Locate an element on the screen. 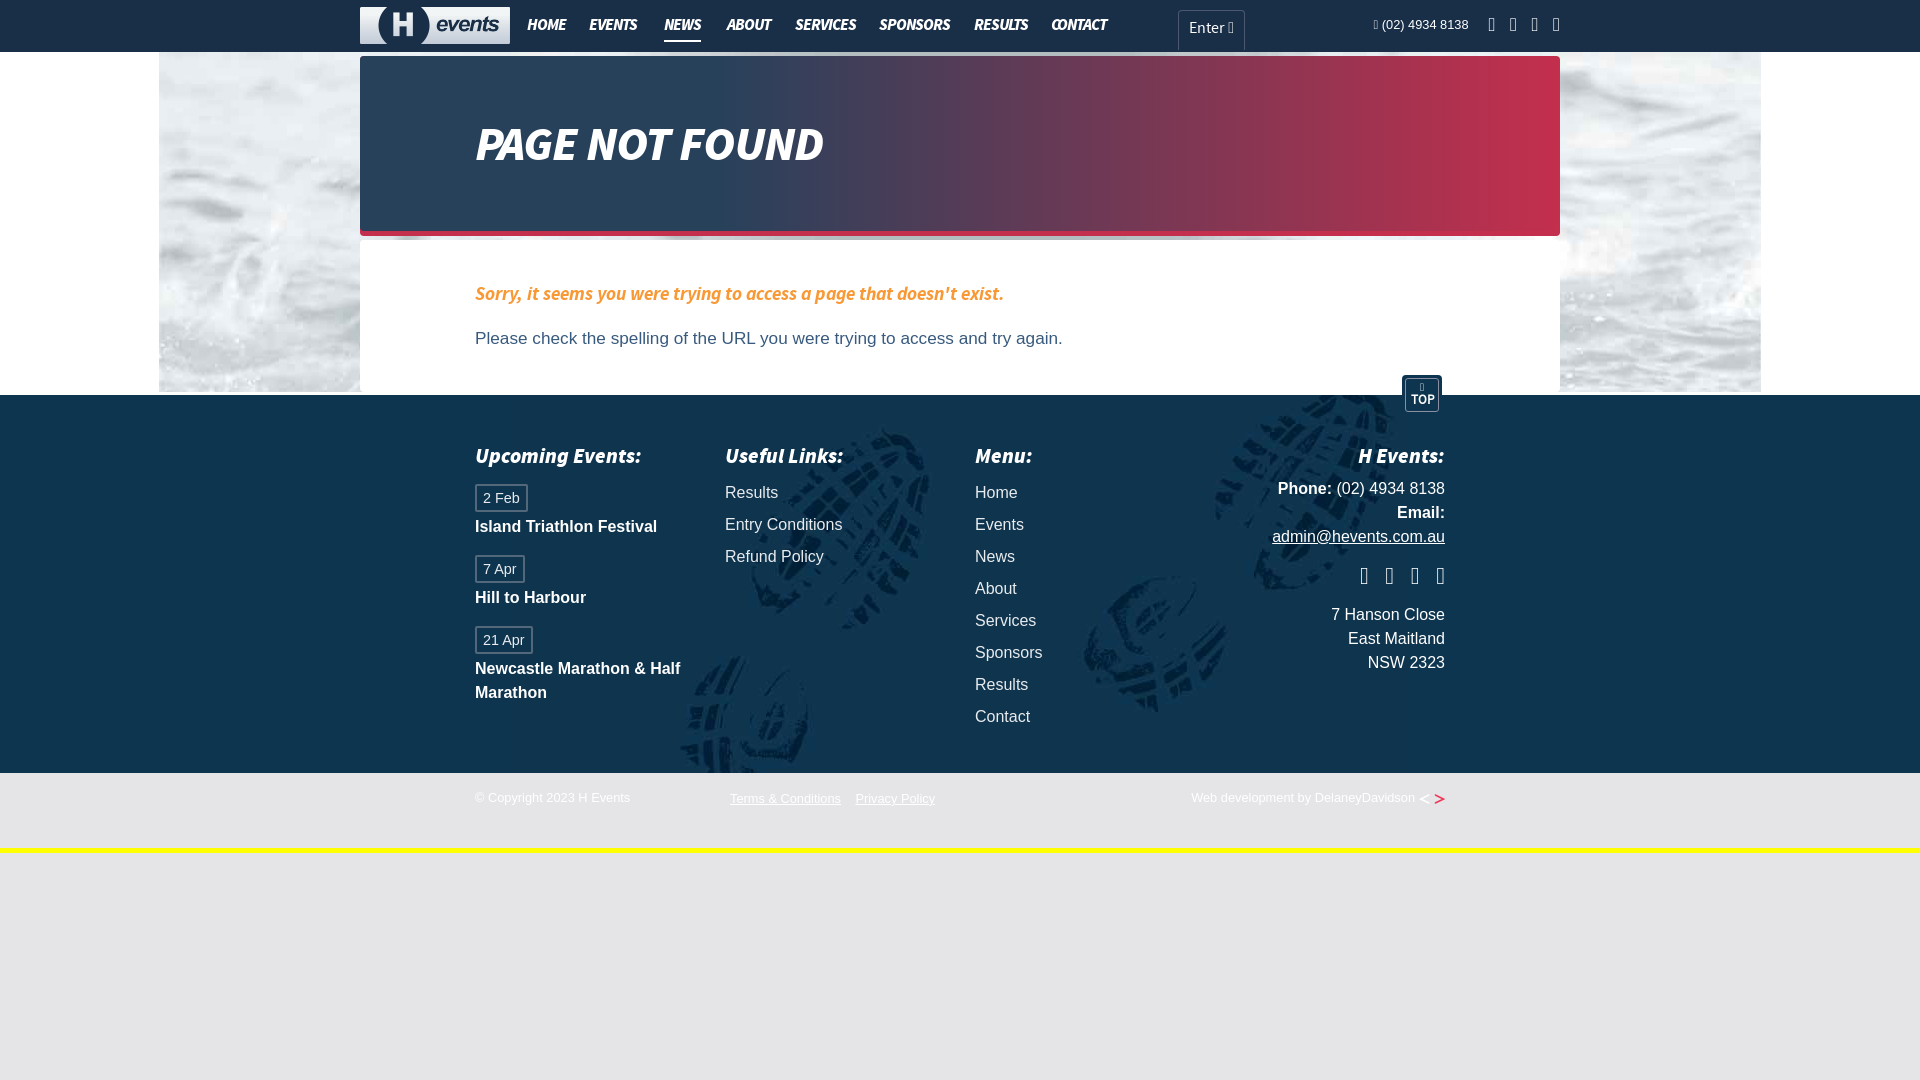  'Privacy Policy' is located at coordinates (854, 797).